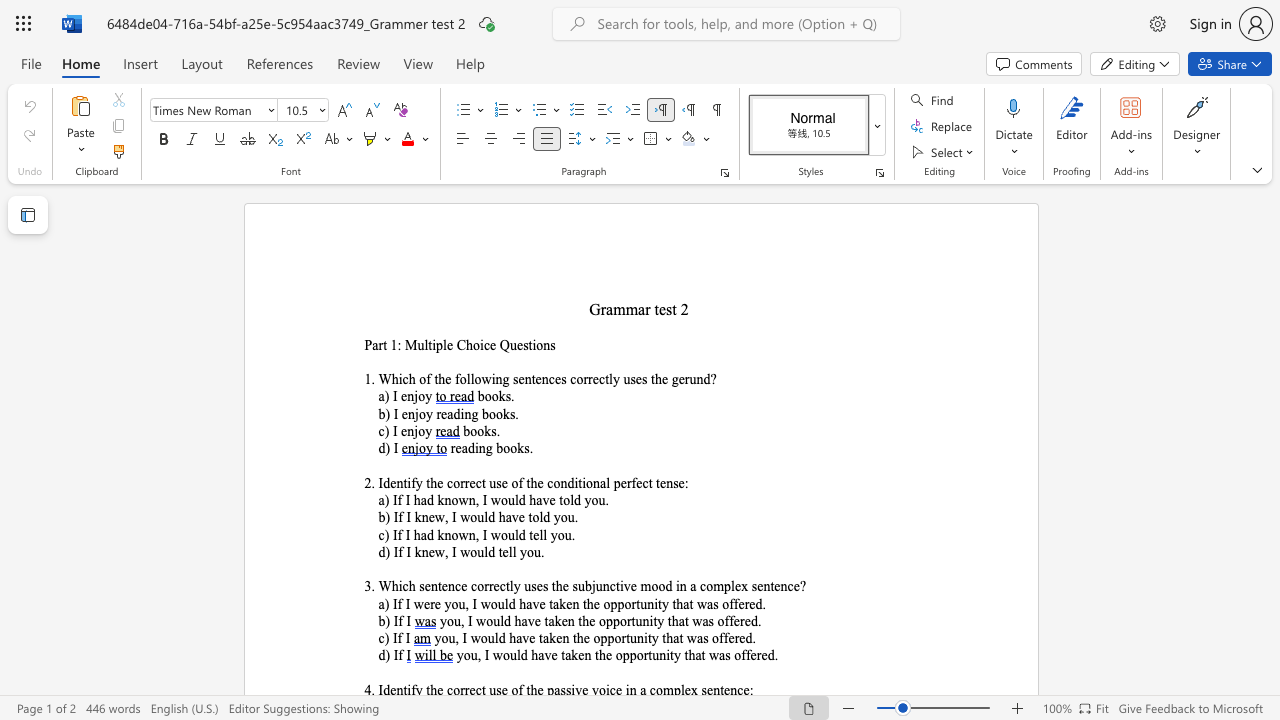 Image resolution: width=1280 pixels, height=720 pixels. Describe the element at coordinates (538, 516) in the screenshot. I see `the space between the continuous character "o" and "l" in the text` at that location.